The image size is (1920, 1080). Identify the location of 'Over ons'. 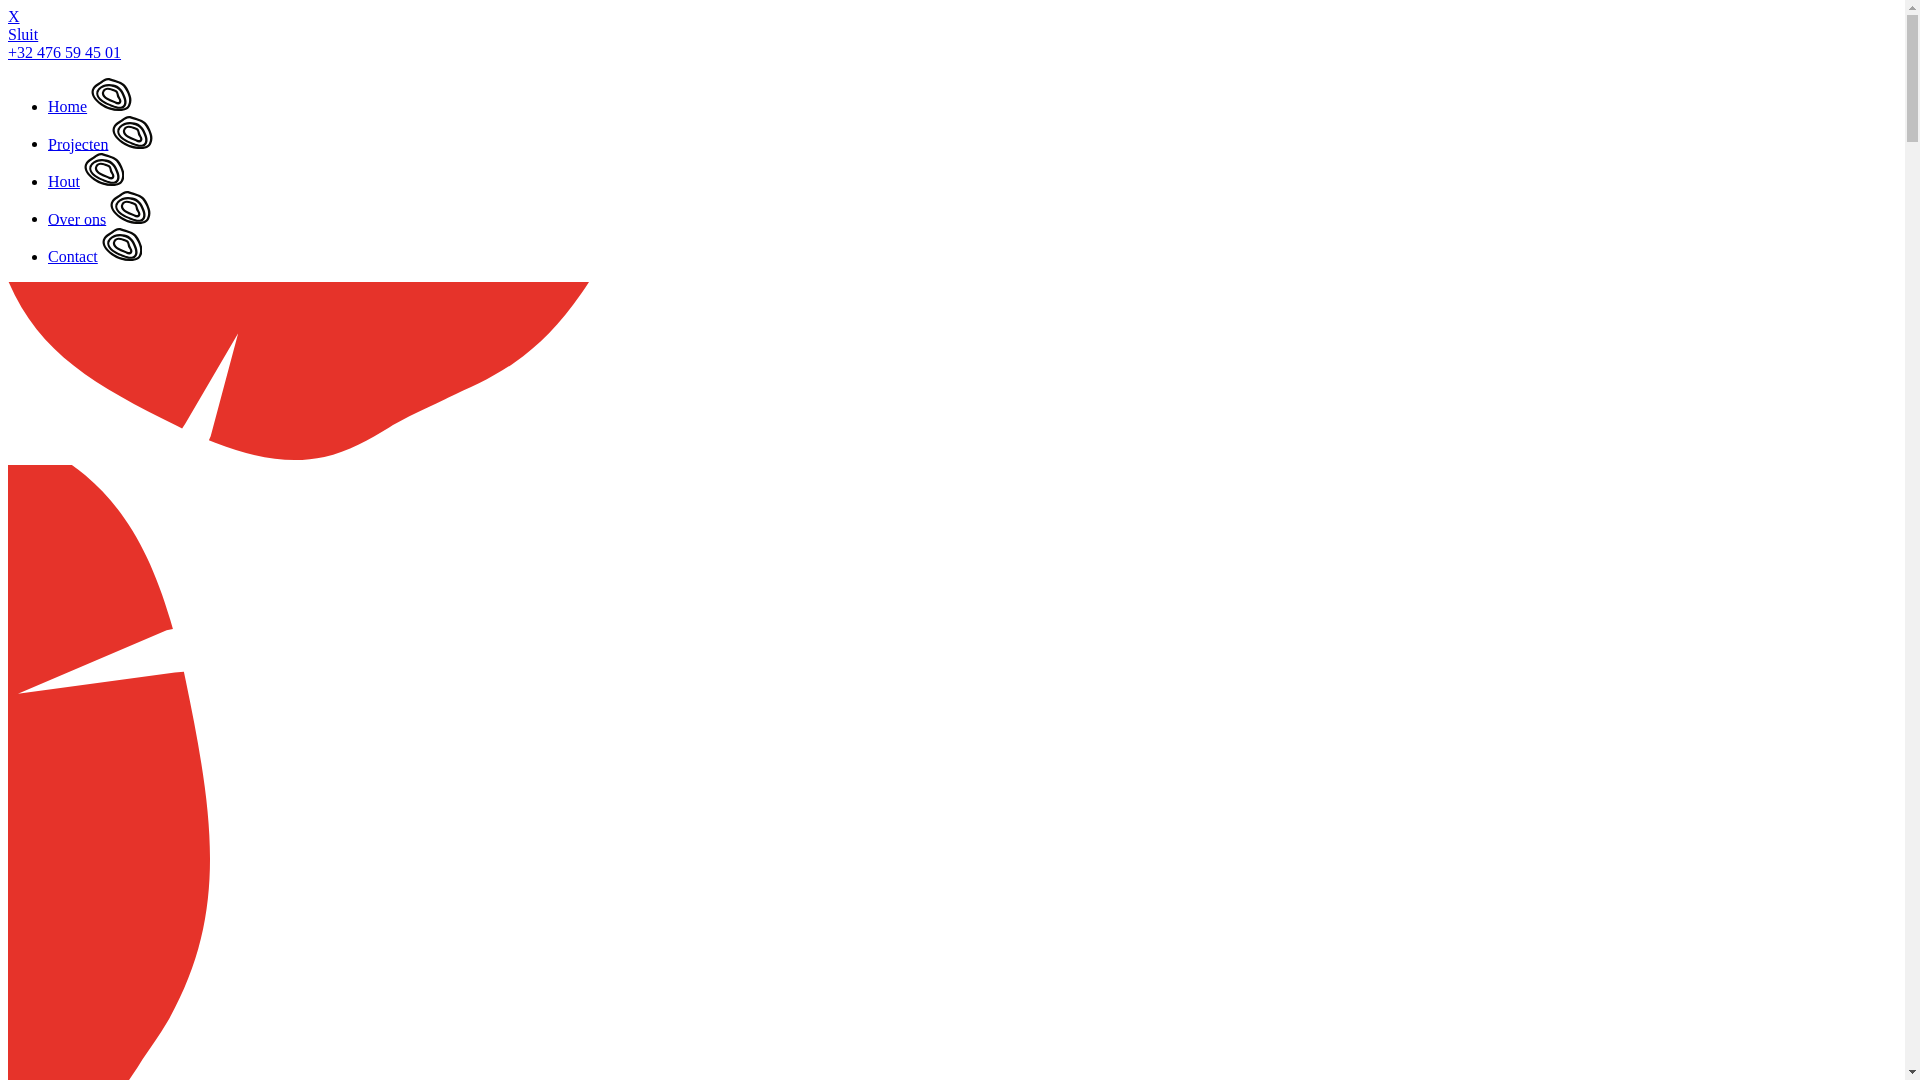
(76, 218).